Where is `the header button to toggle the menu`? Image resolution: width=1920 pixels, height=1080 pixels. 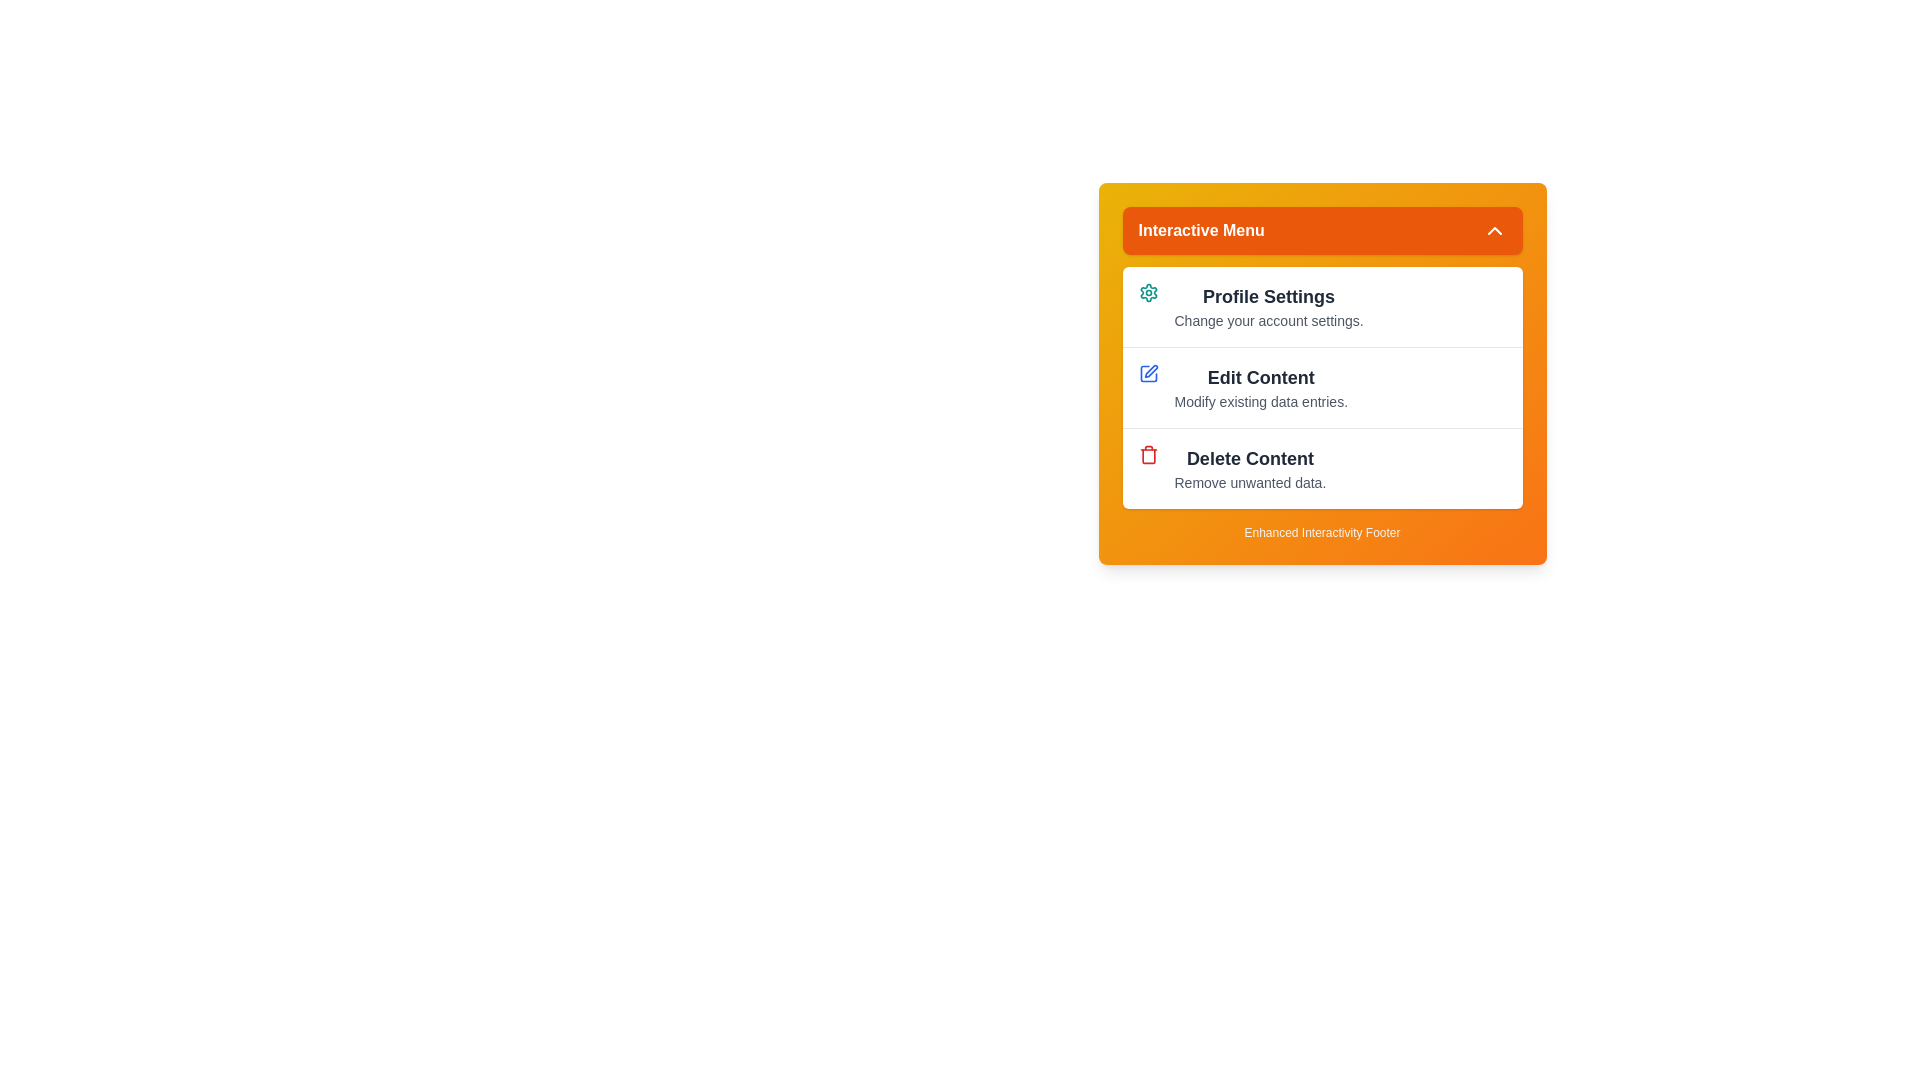
the header button to toggle the menu is located at coordinates (1322, 230).